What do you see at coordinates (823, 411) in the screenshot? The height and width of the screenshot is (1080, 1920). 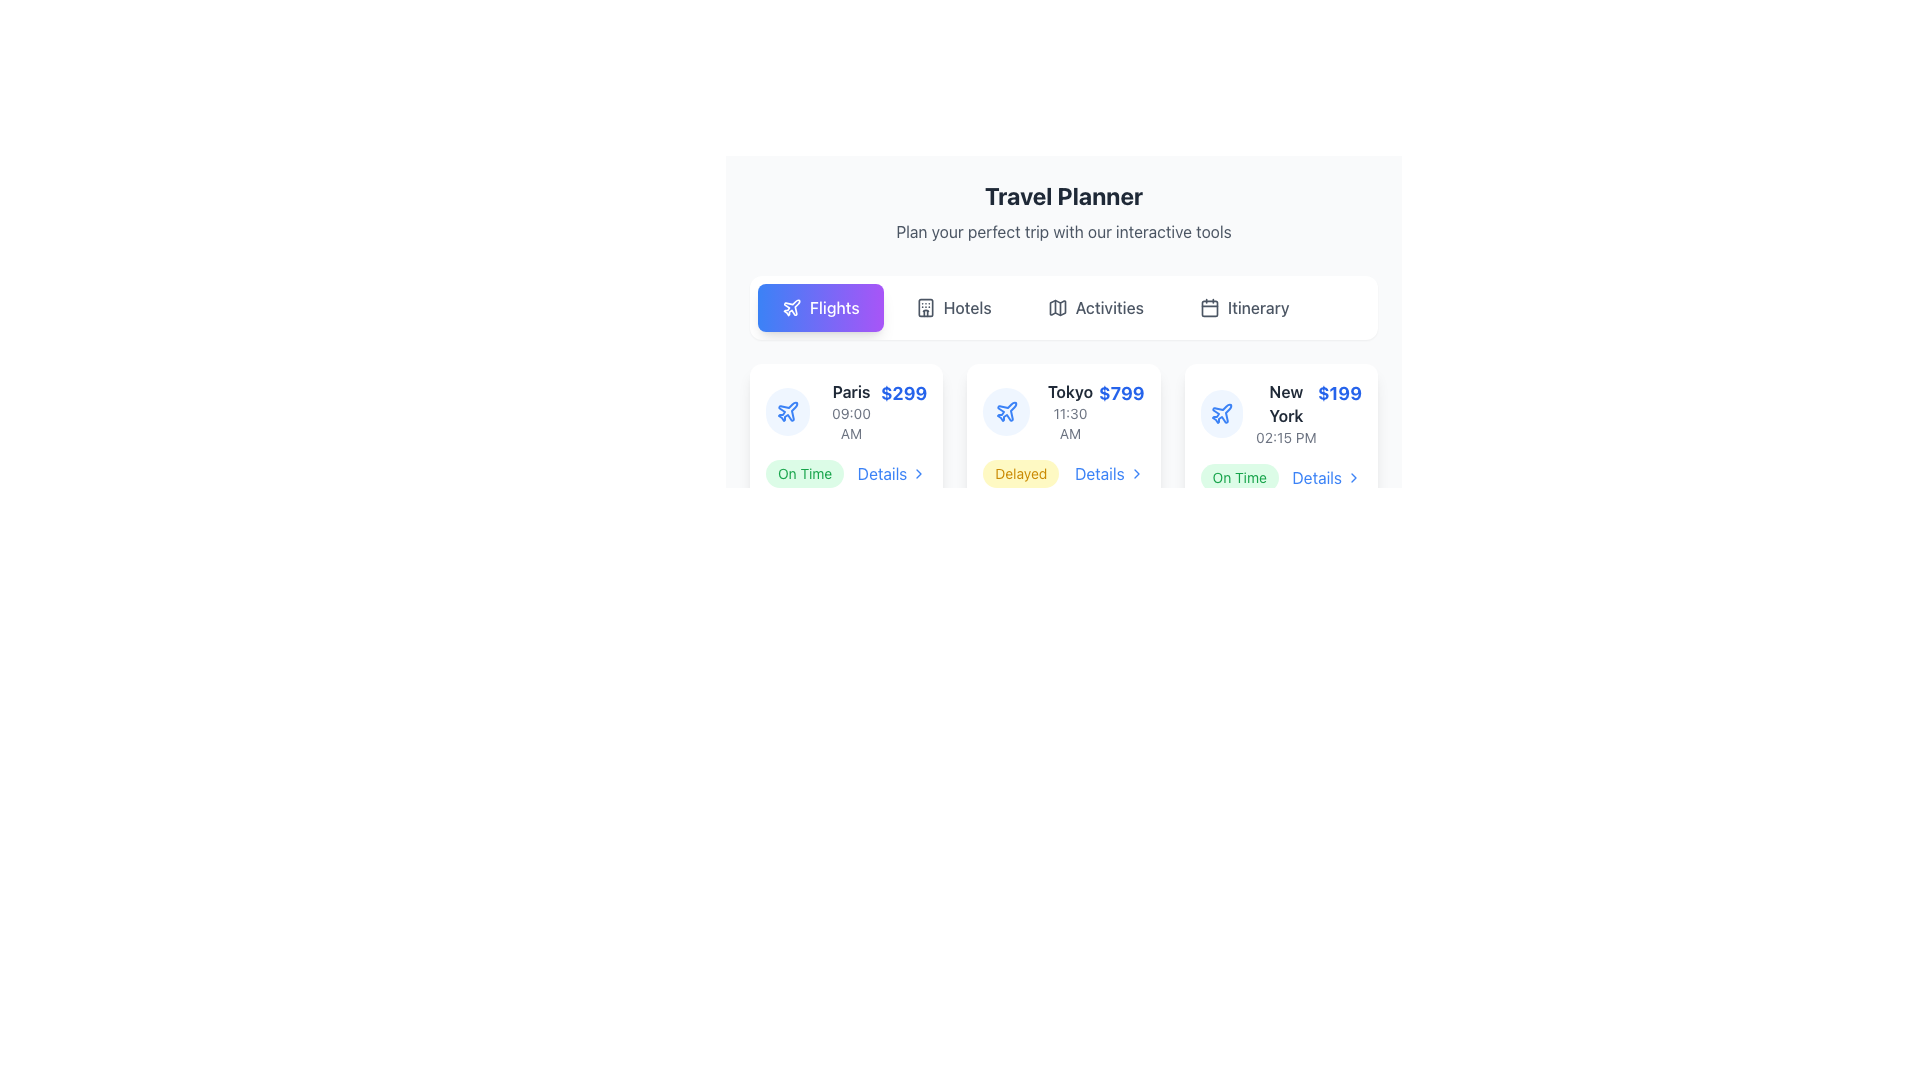 I see `informational text display element showing 'Paris' and the time '09:00 AM', which is located in the first column of flight information elements` at bounding box center [823, 411].